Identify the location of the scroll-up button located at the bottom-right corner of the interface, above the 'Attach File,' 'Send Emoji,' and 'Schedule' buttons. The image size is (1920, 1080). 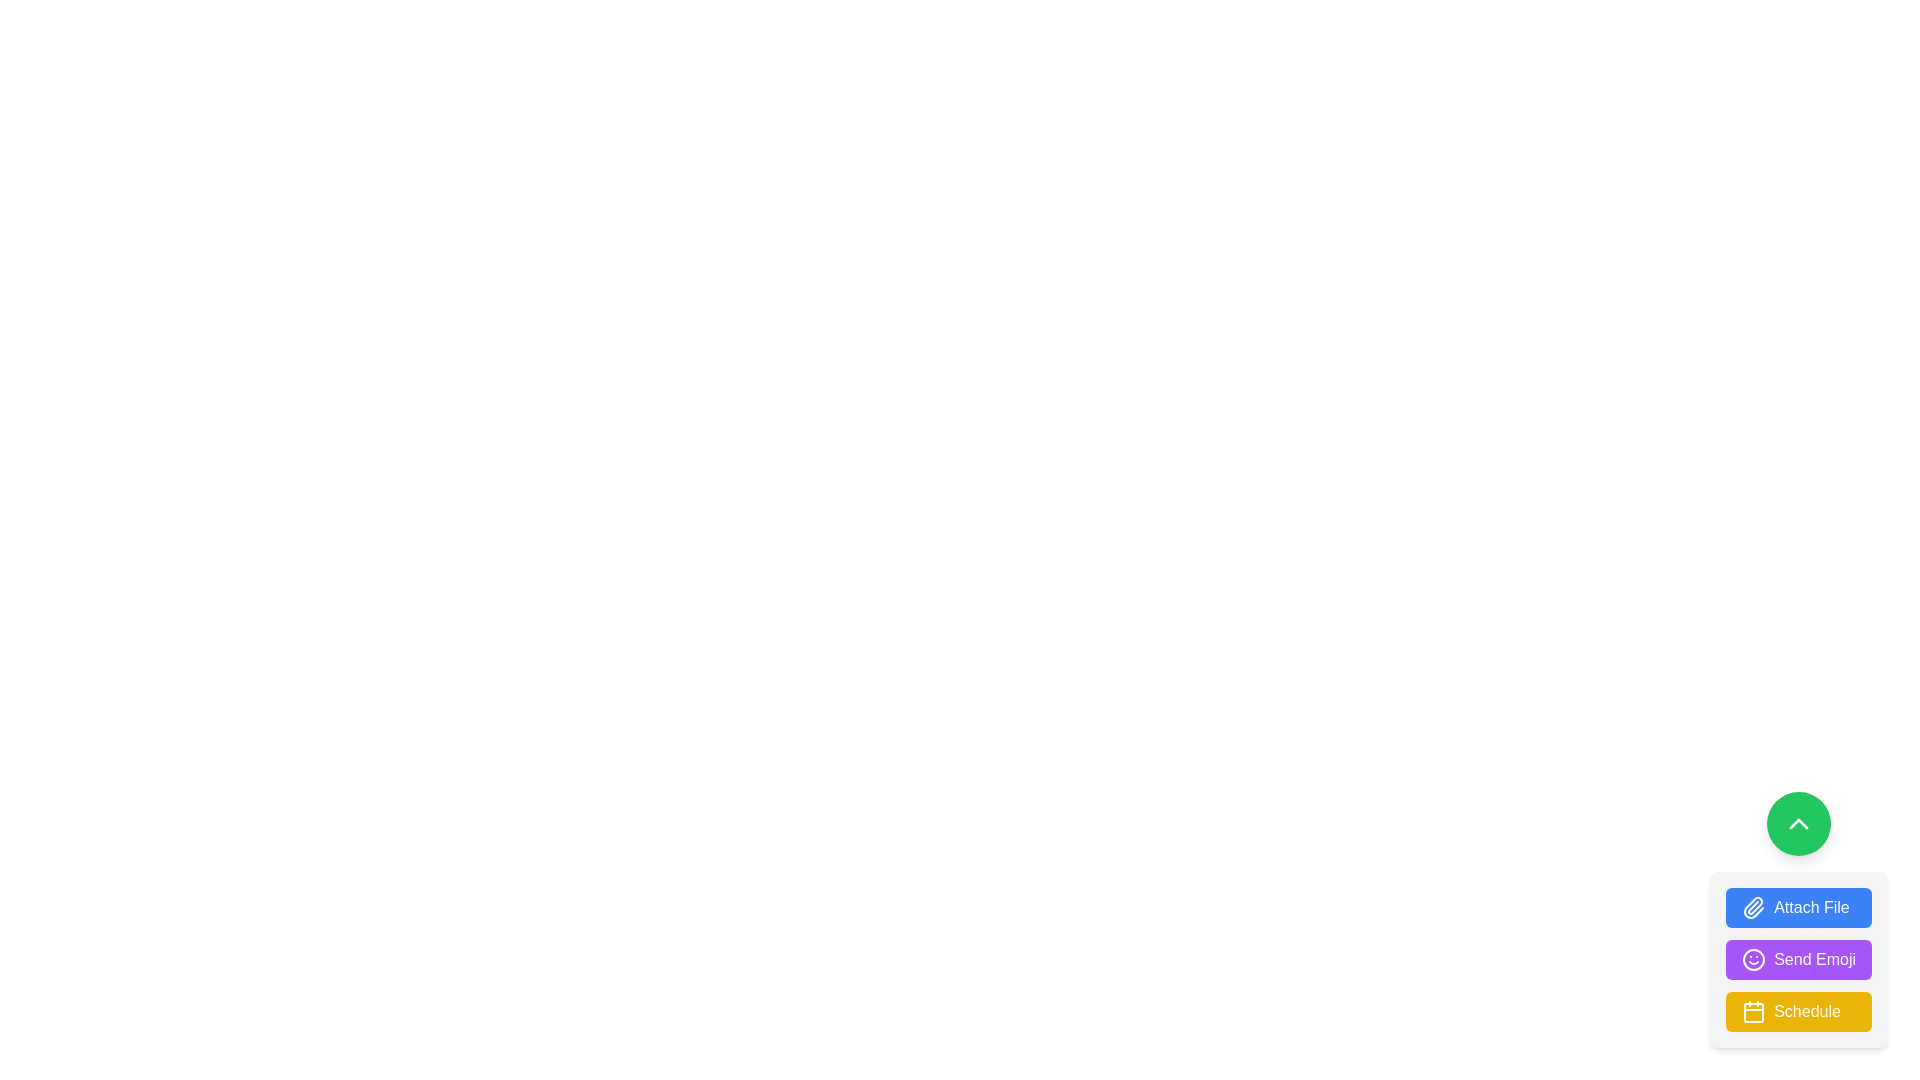
(1799, 824).